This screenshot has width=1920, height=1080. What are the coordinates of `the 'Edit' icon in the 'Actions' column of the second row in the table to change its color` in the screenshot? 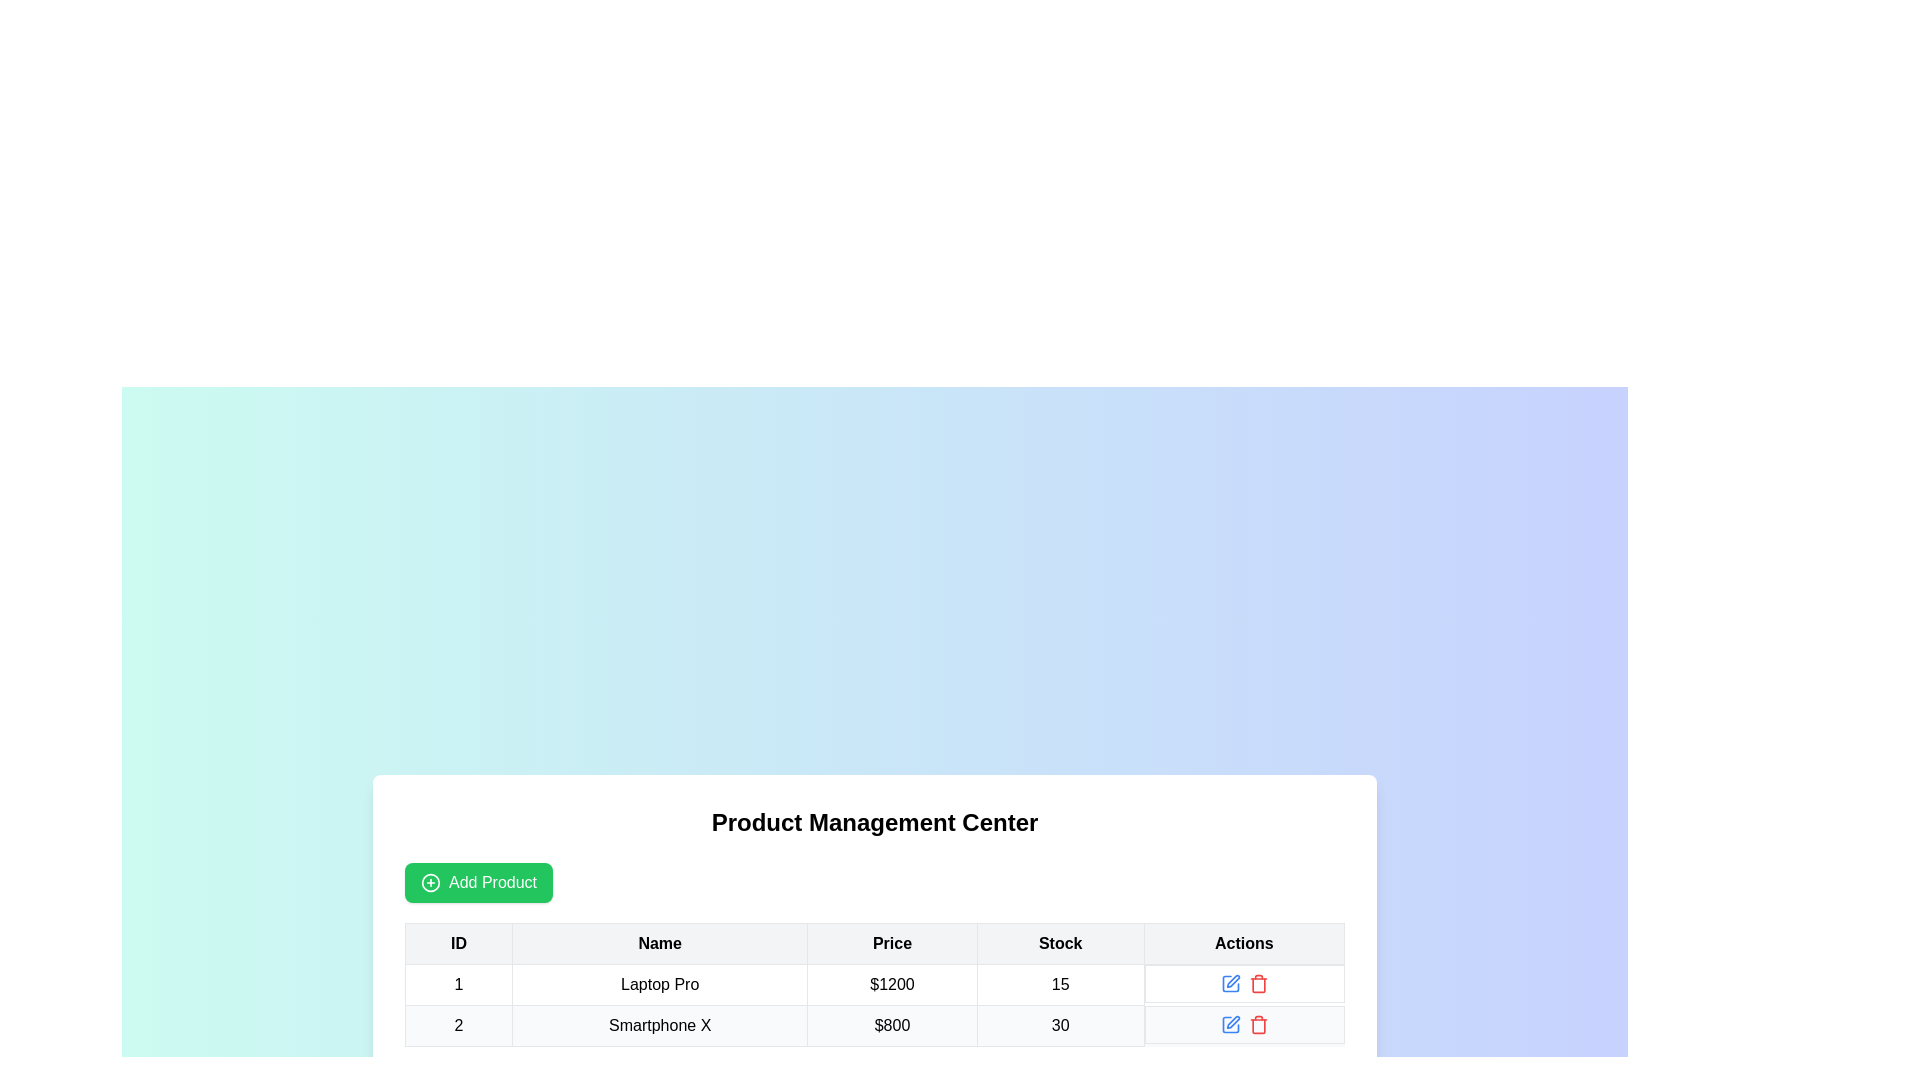 It's located at (1229, 1024).